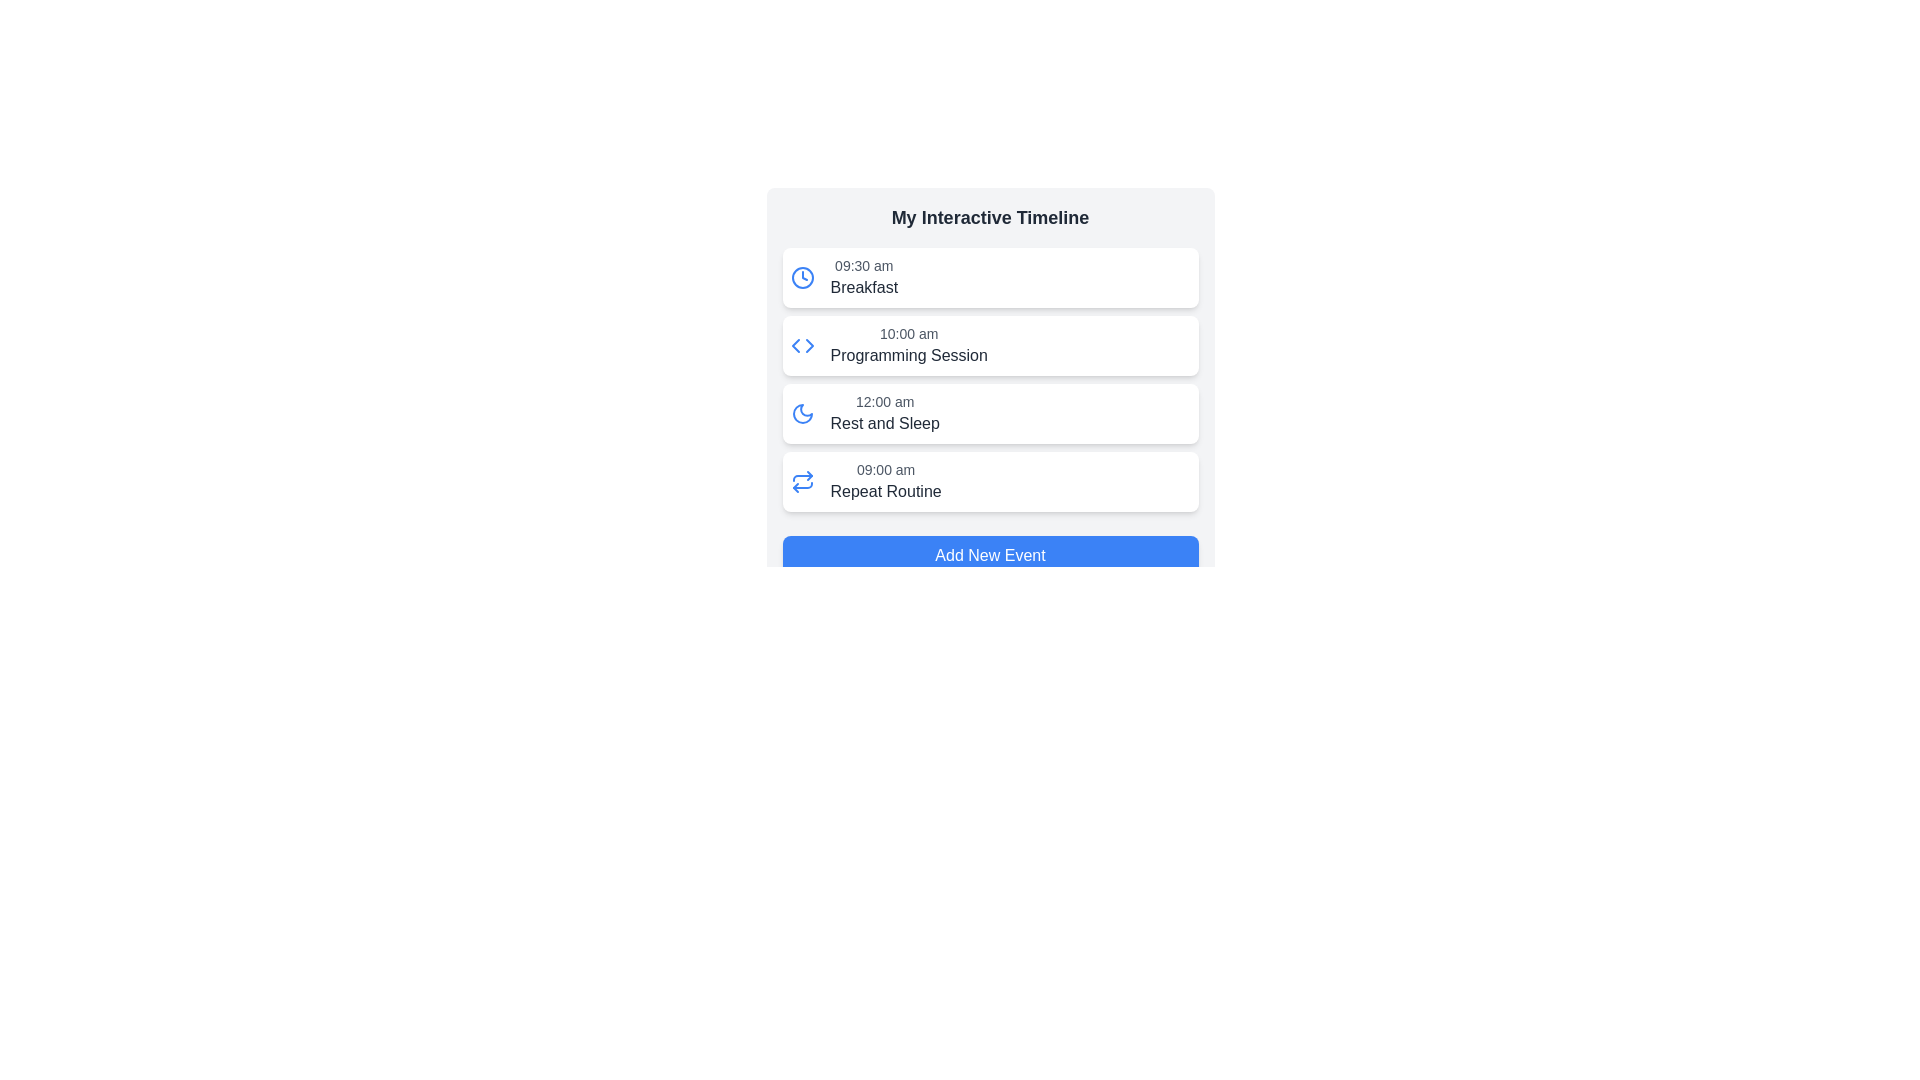  I want to click on time and activity text from the first entry in the 'My Interactive Timeline' section, which is located directly below the header and aligned with a clock icon, so click(864, 277).